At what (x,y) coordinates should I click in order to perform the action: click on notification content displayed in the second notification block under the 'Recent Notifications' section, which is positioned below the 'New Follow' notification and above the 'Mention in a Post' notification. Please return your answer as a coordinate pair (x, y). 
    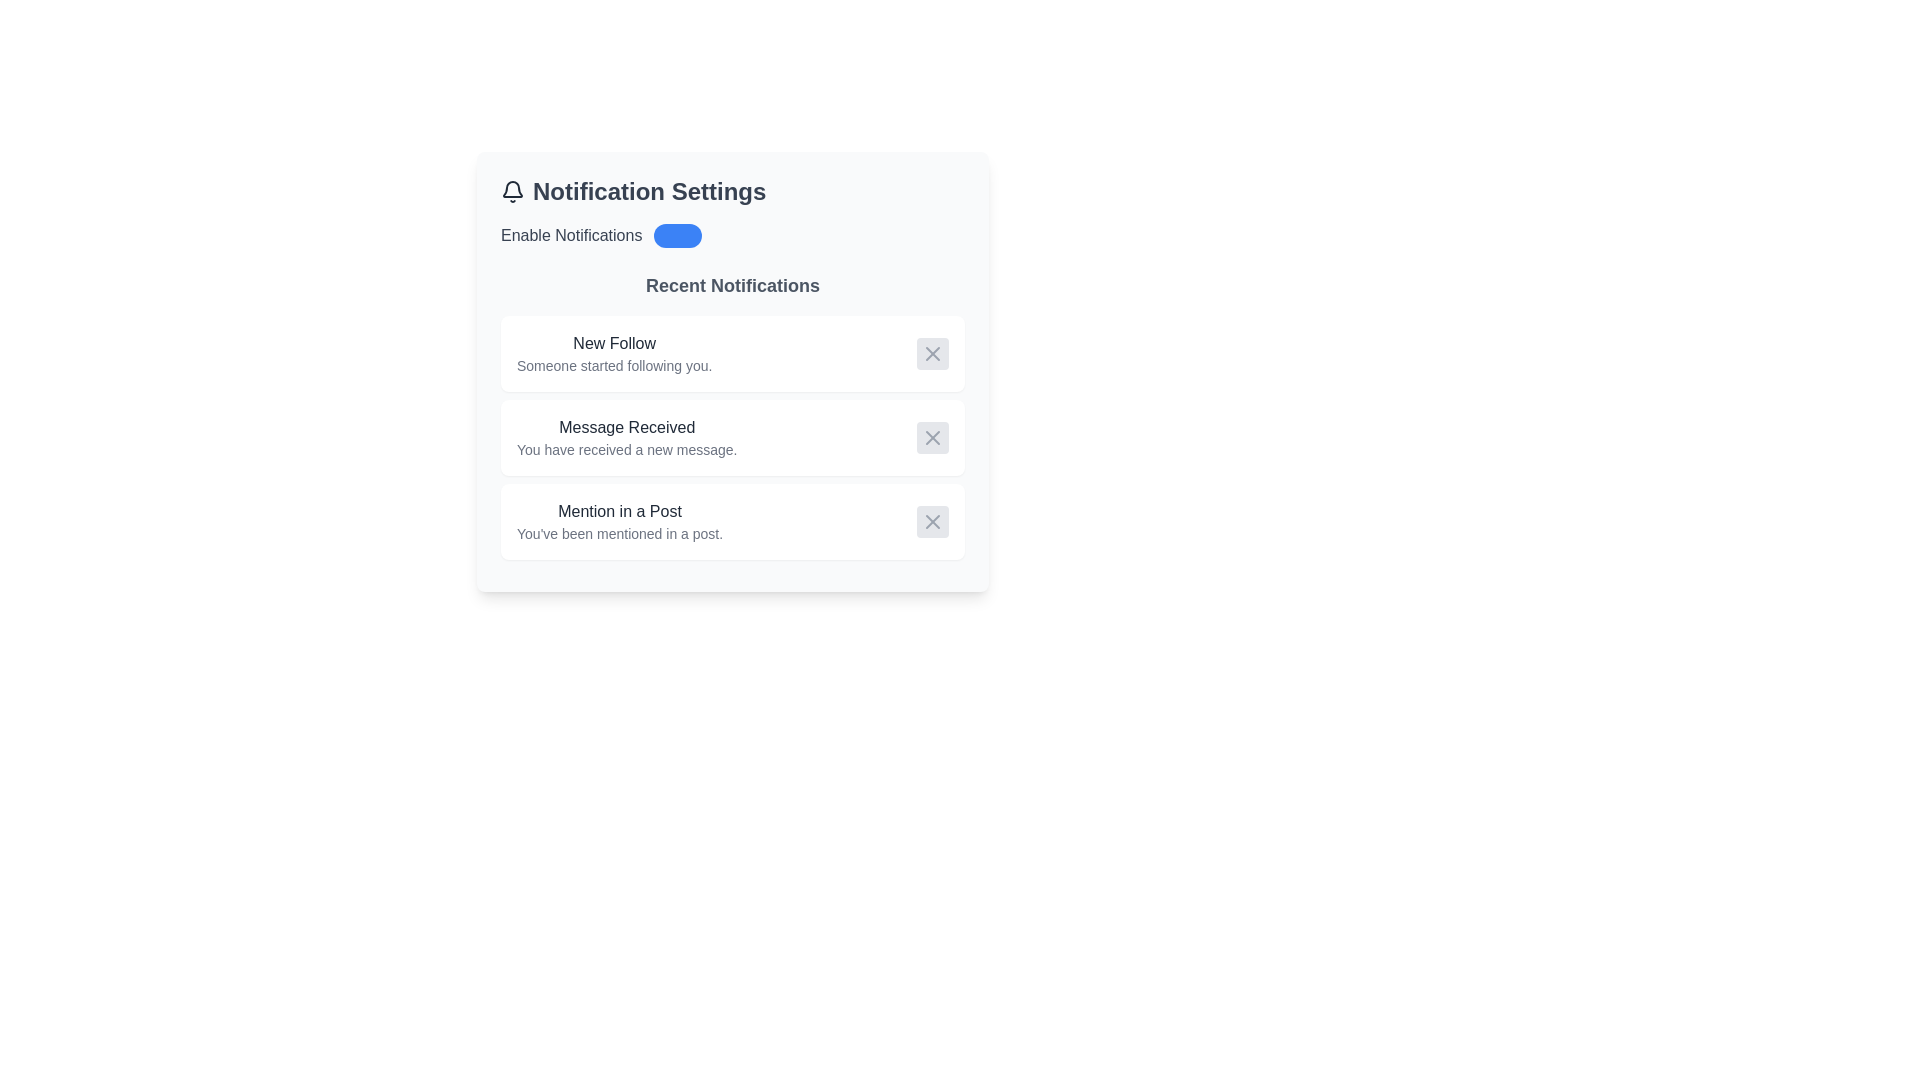
    Looking at the image, I should click on (626, 437).